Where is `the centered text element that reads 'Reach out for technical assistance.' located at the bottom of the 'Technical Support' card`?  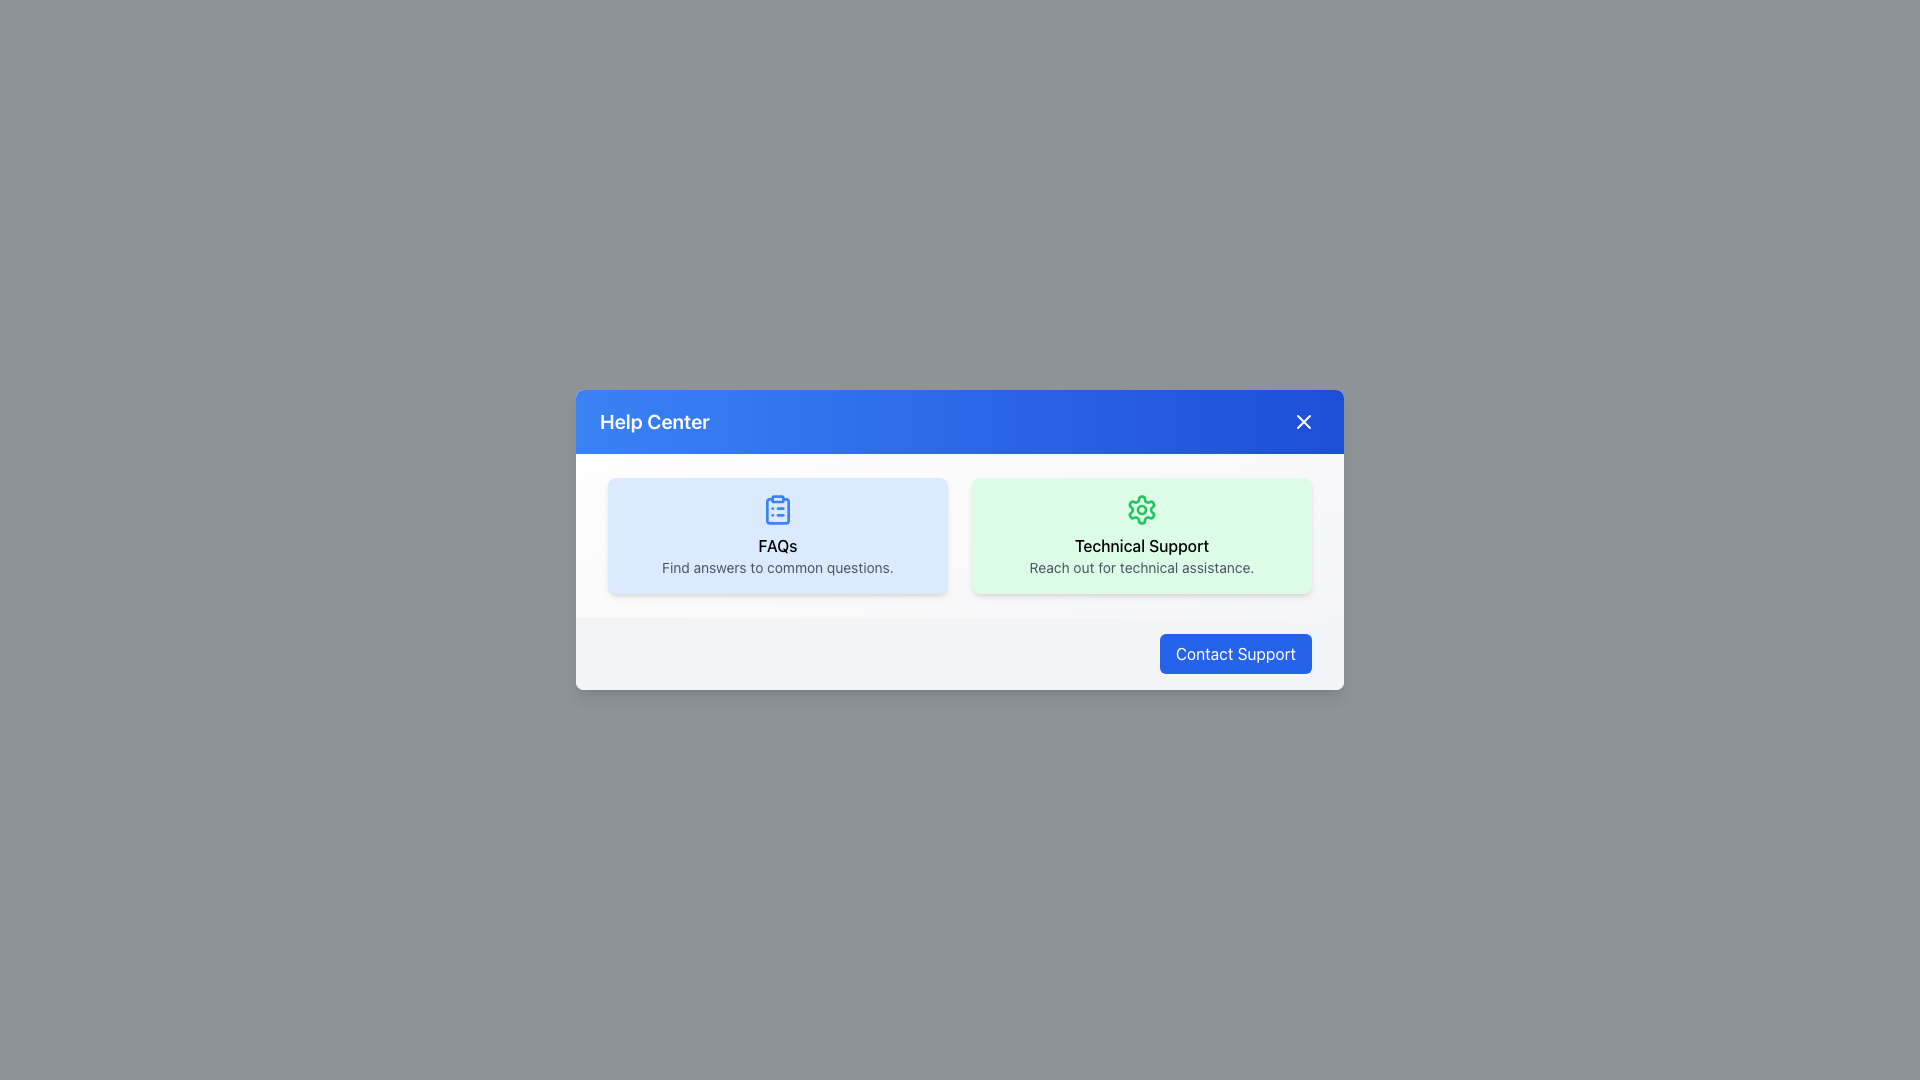
the centered text element that reads 'Reach out for technical assistance.' located at the bottom of the 'Technical Support' card is located at coordinates (1142, 567).